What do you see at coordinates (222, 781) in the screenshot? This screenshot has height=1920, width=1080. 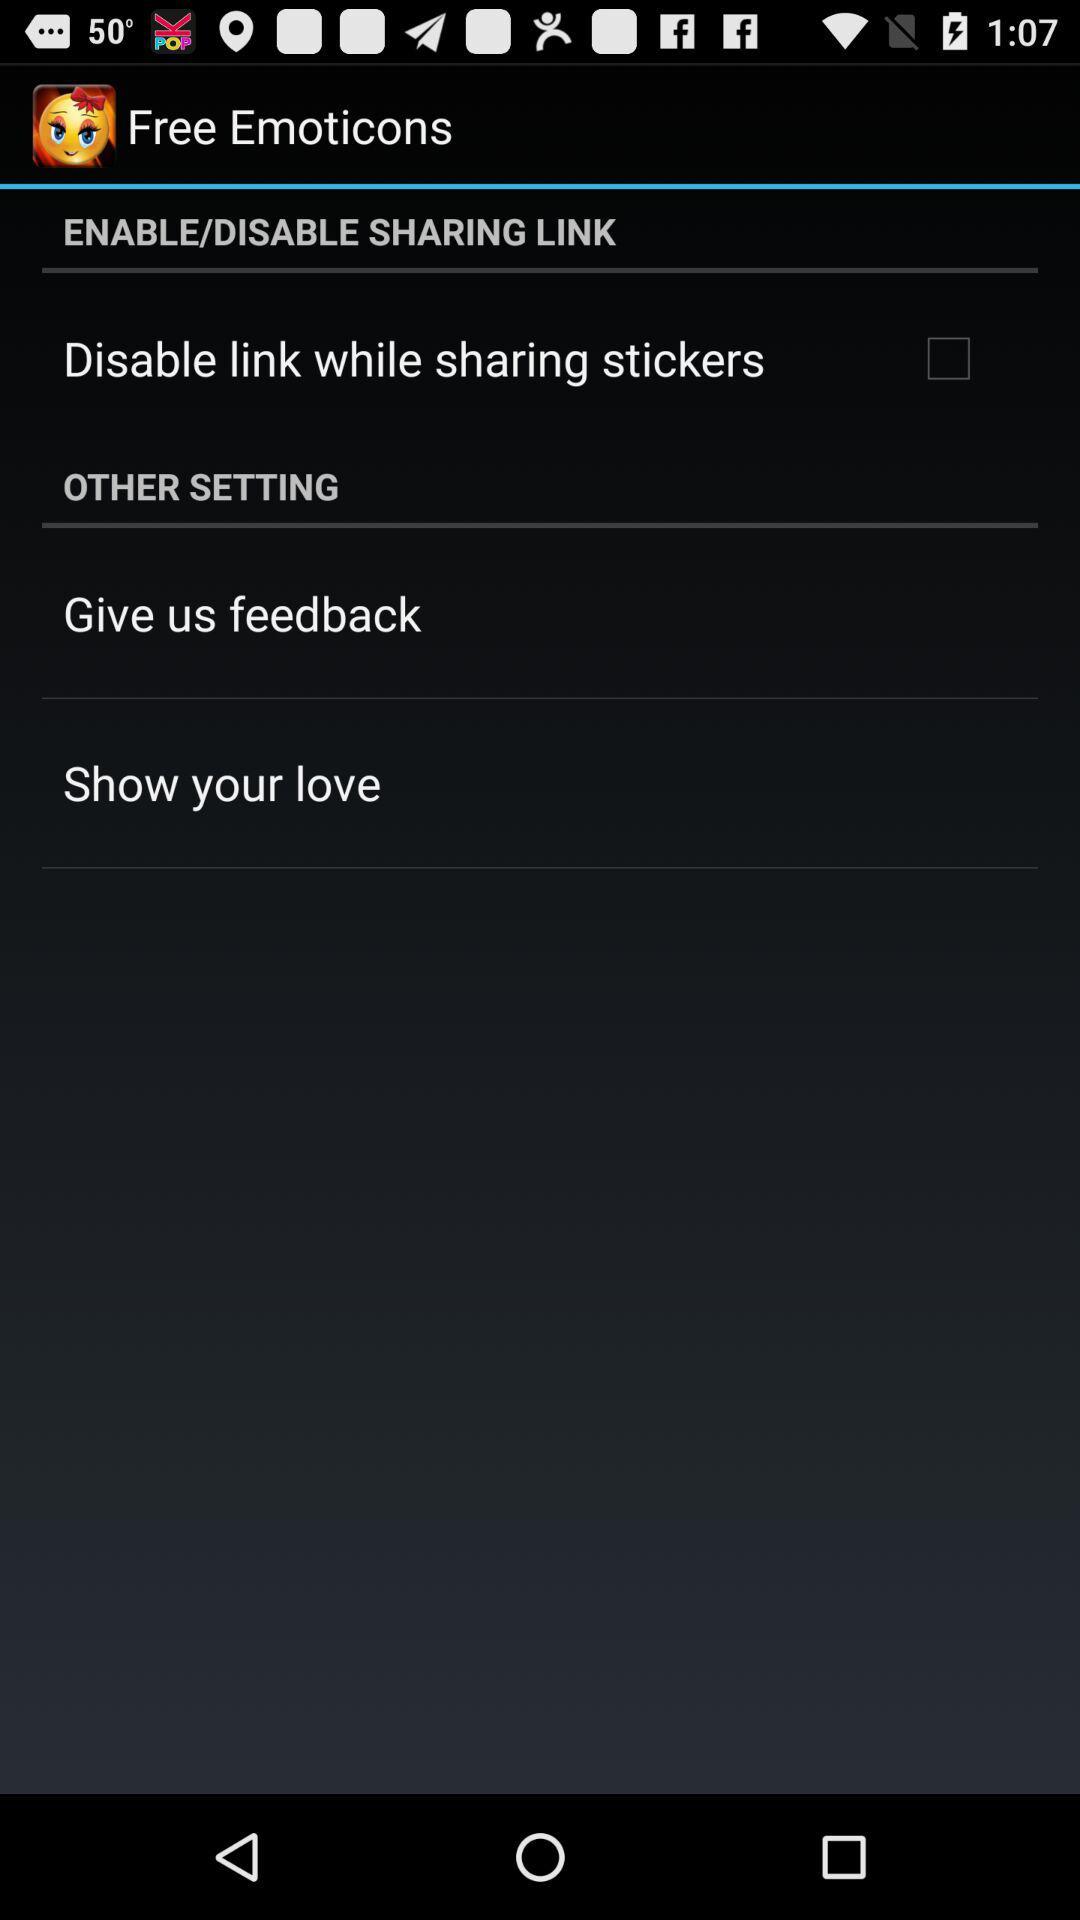 I see `the show your love app` at bounding box center [222, 781].